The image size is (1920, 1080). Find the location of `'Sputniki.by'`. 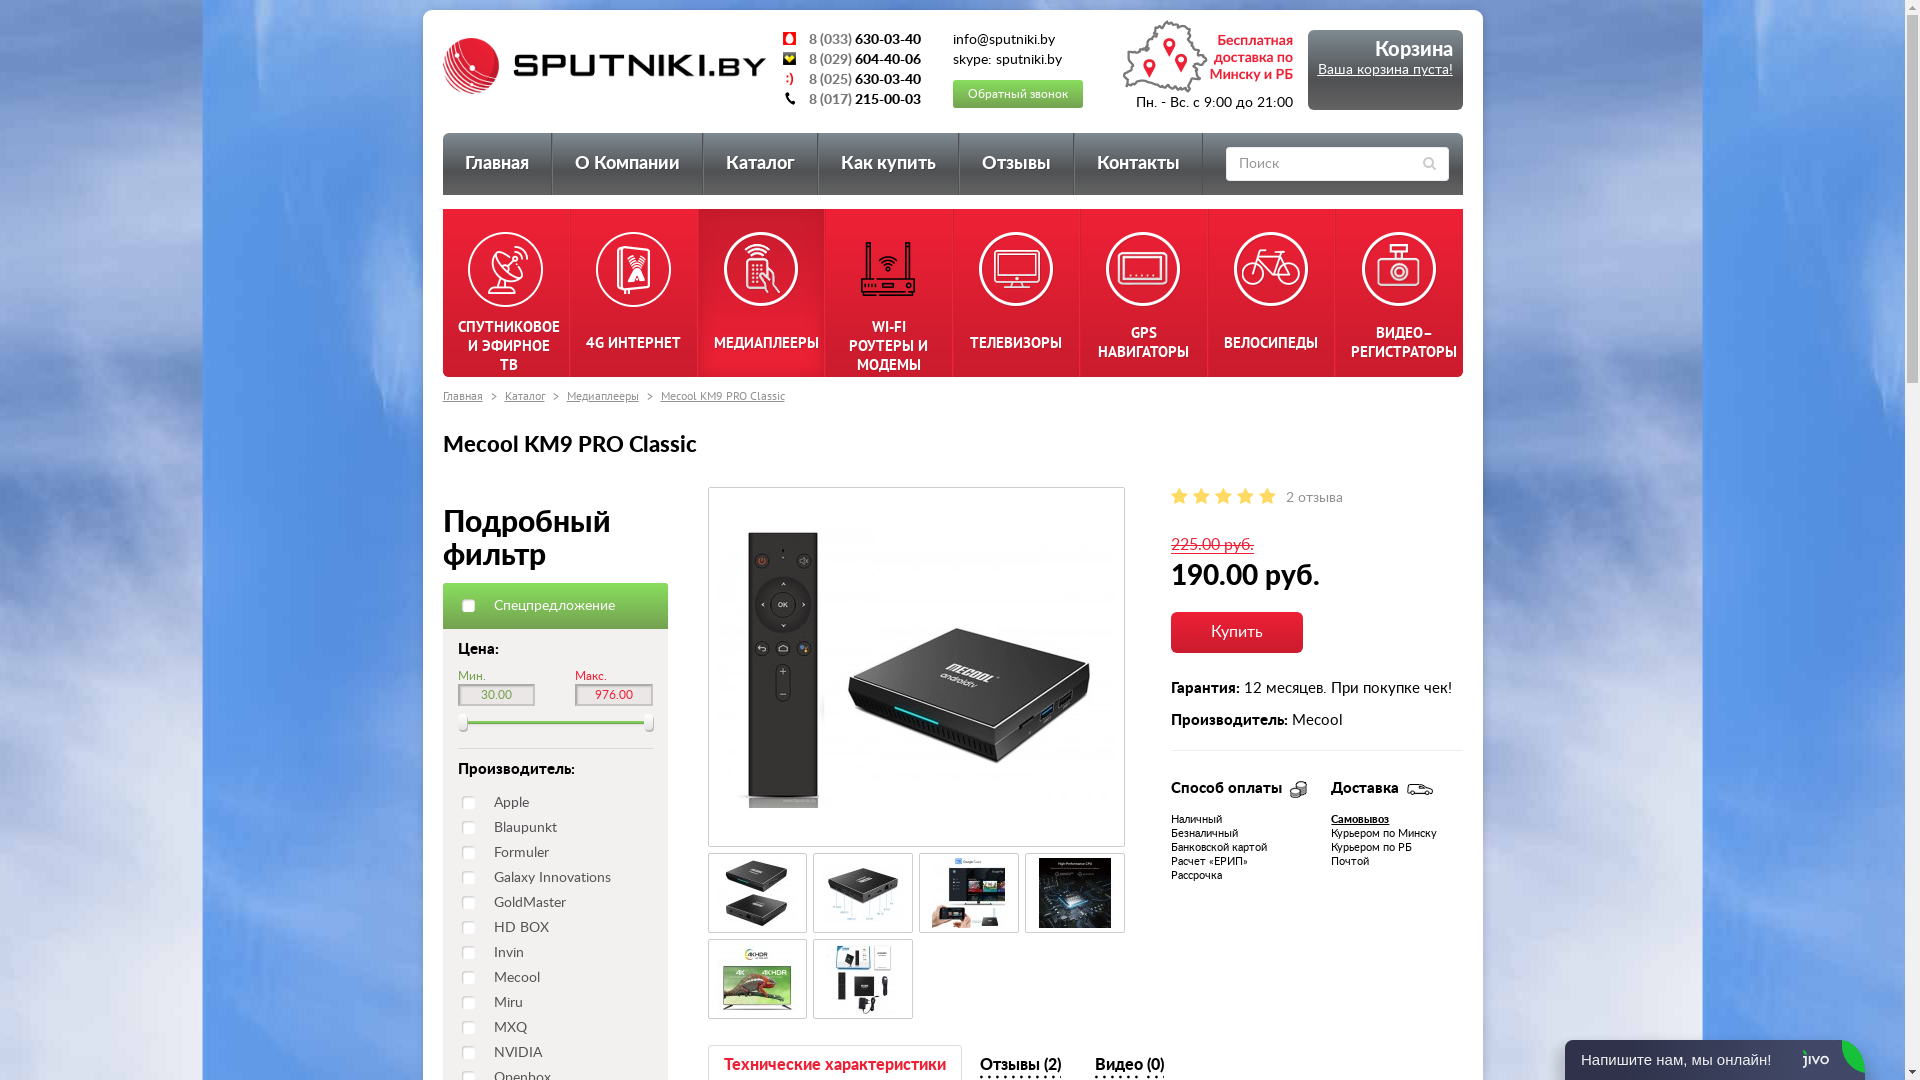

'Sputniki.by' is located at coordinates (440, 64).